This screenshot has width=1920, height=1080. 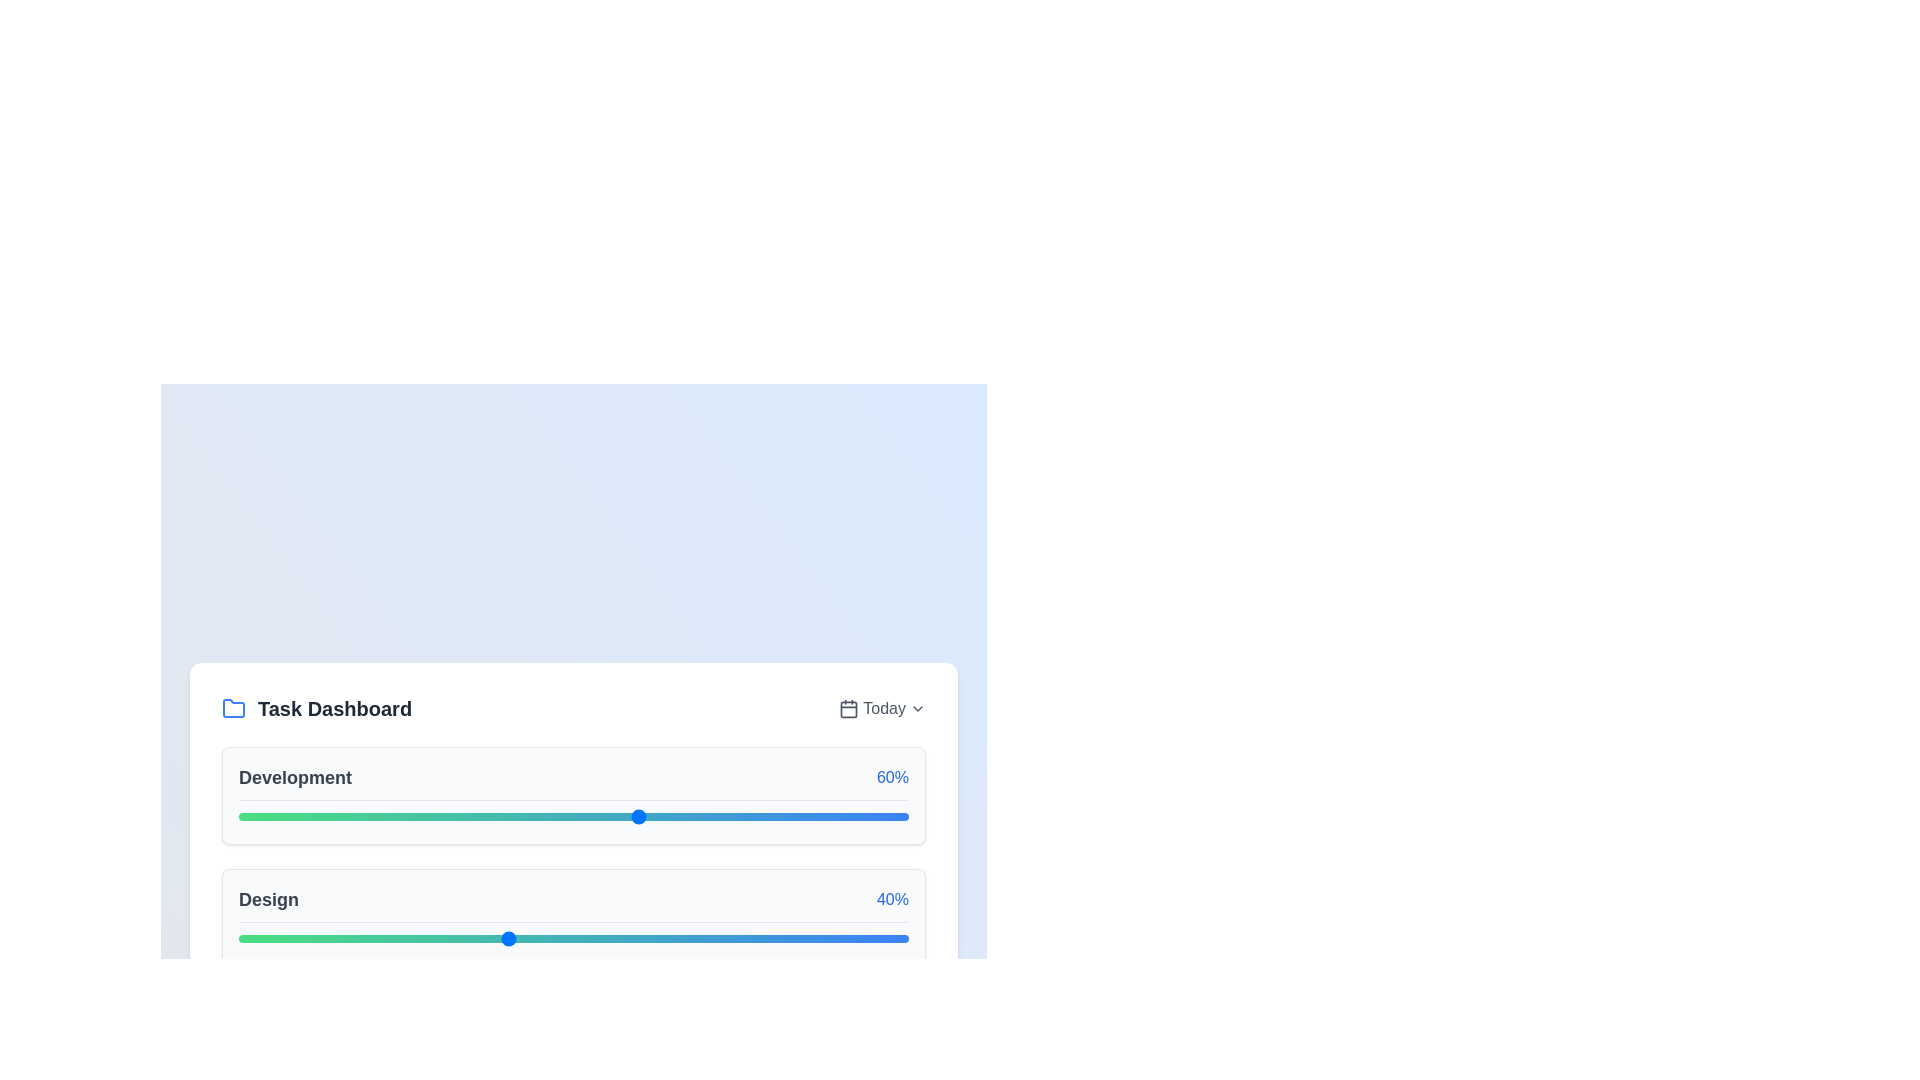 I want to click on the slider, so click(x=486, y=817).